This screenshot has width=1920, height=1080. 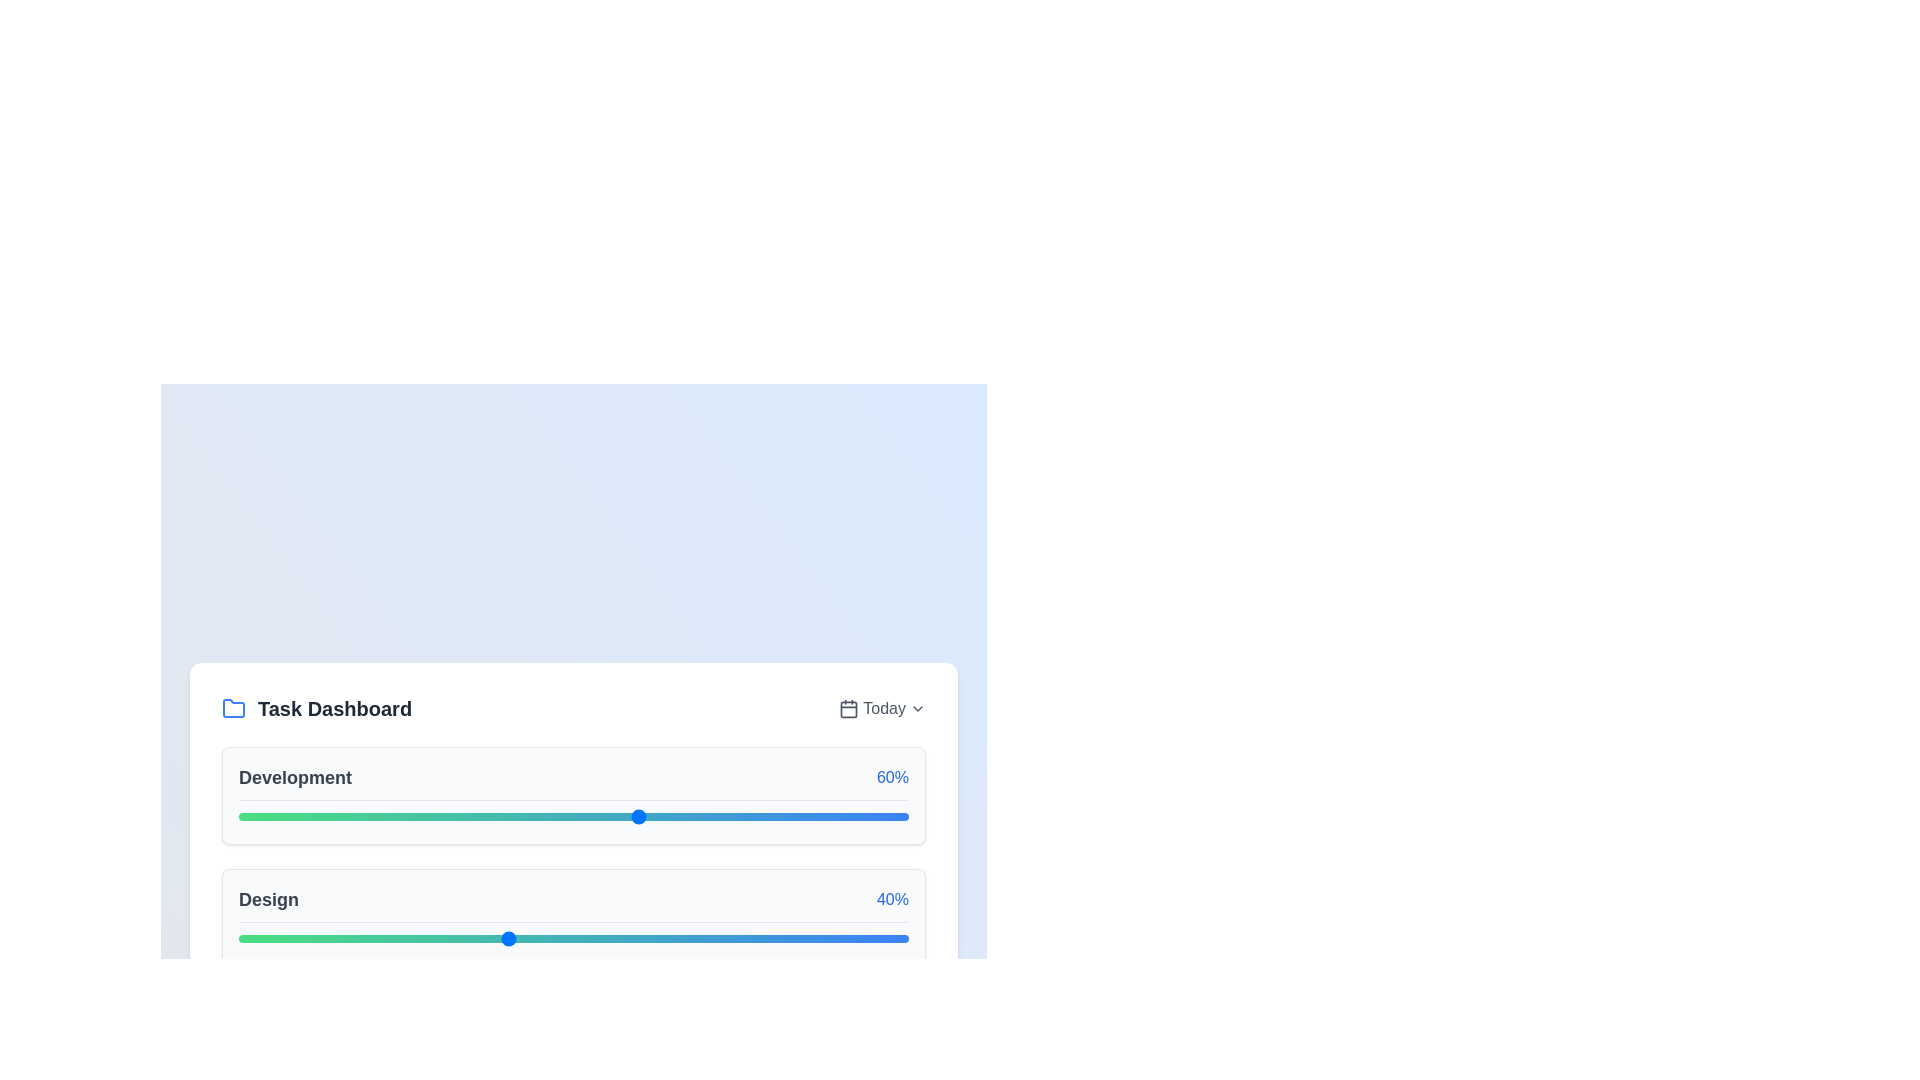 I want to click on the slider, so click(x=486, y=817).